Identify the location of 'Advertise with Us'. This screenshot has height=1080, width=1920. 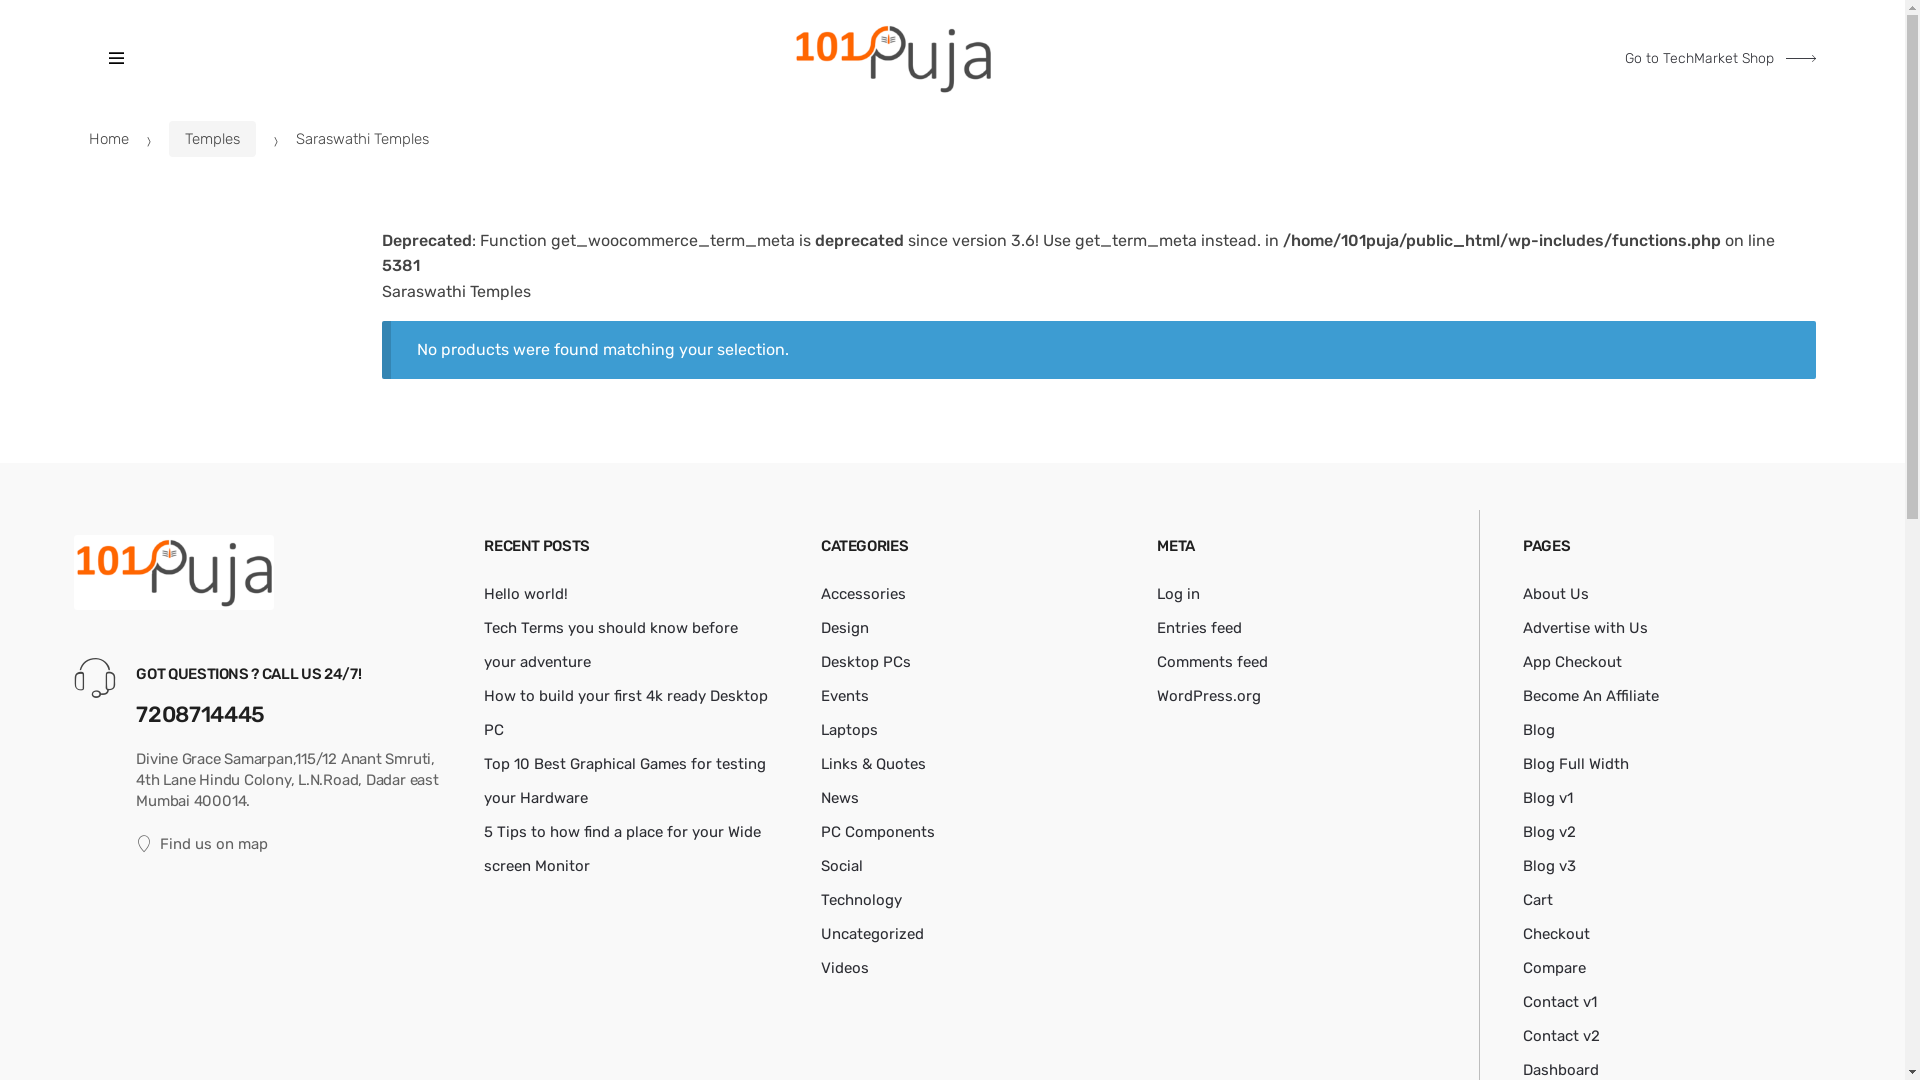
(1584, 627).